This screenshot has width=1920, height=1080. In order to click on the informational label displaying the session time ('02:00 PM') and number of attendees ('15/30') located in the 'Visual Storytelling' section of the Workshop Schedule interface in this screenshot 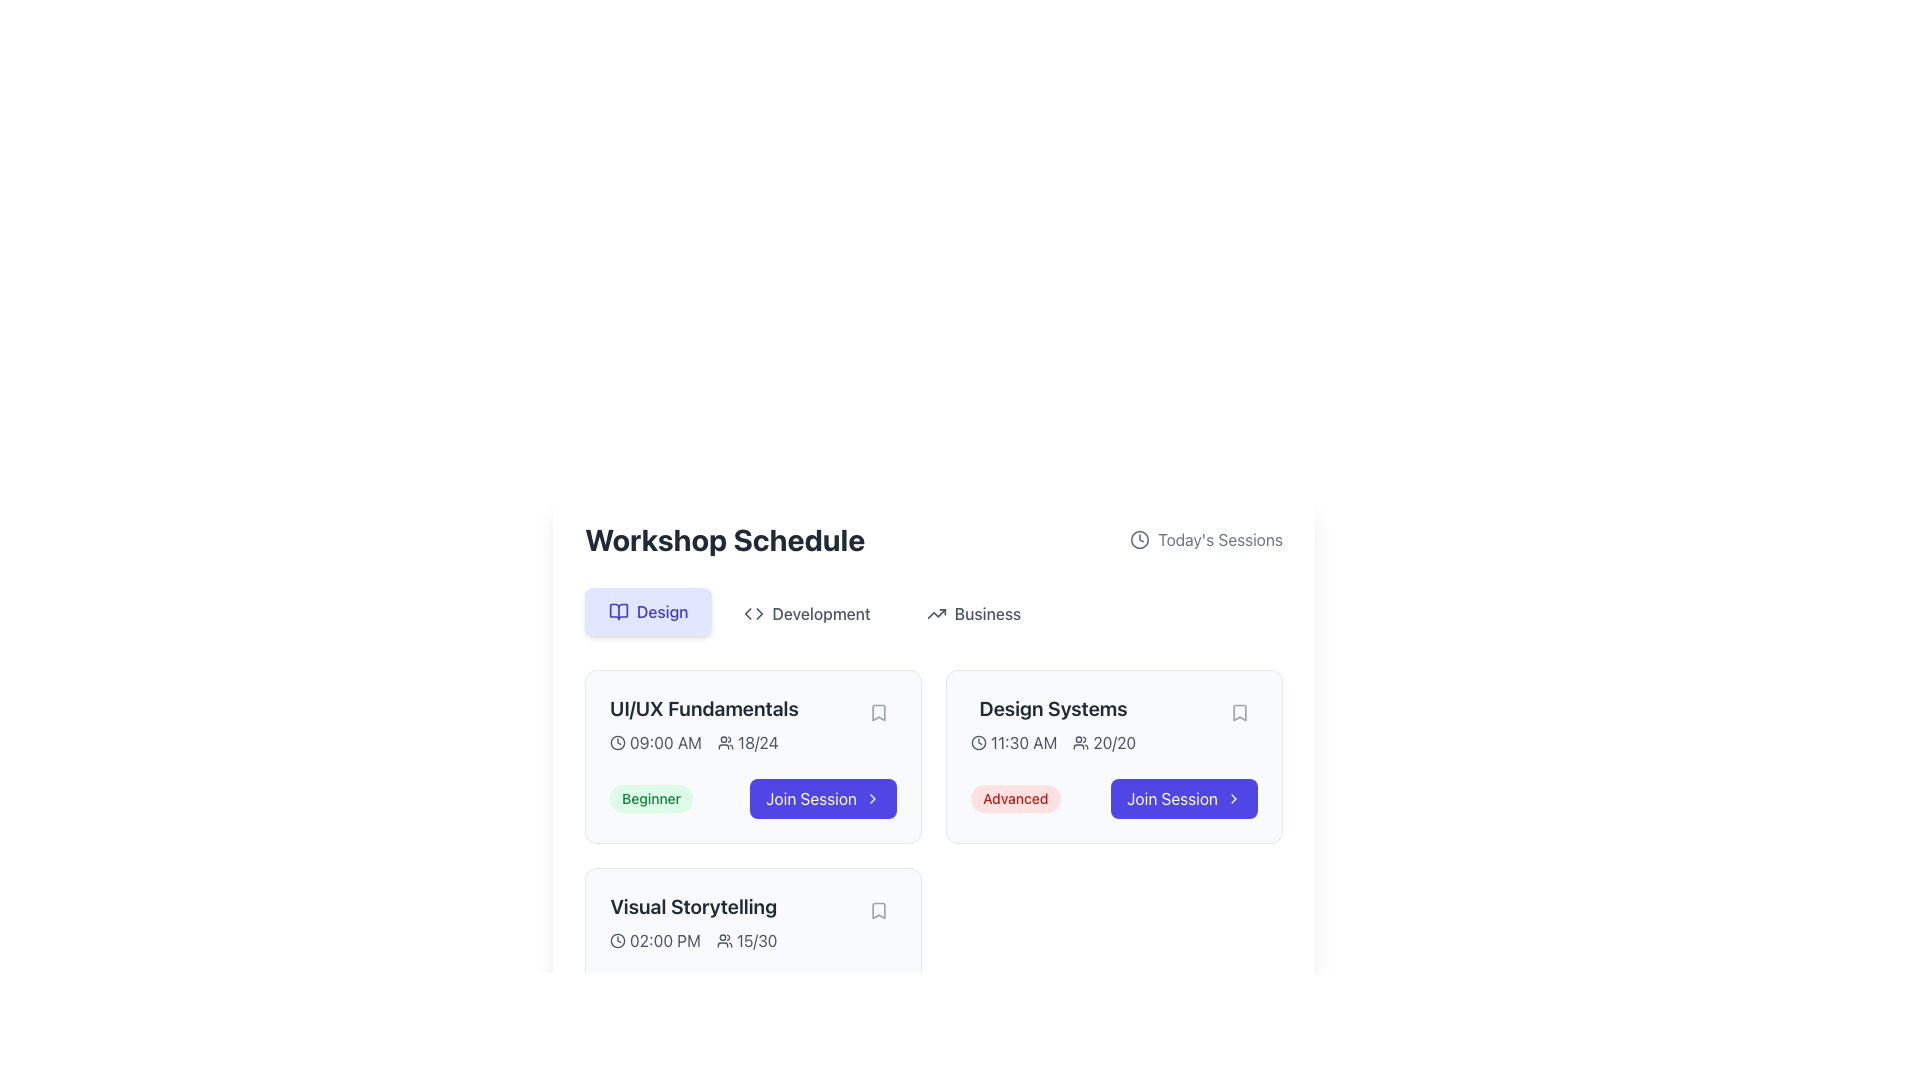, I will do `click(693, 941)`.